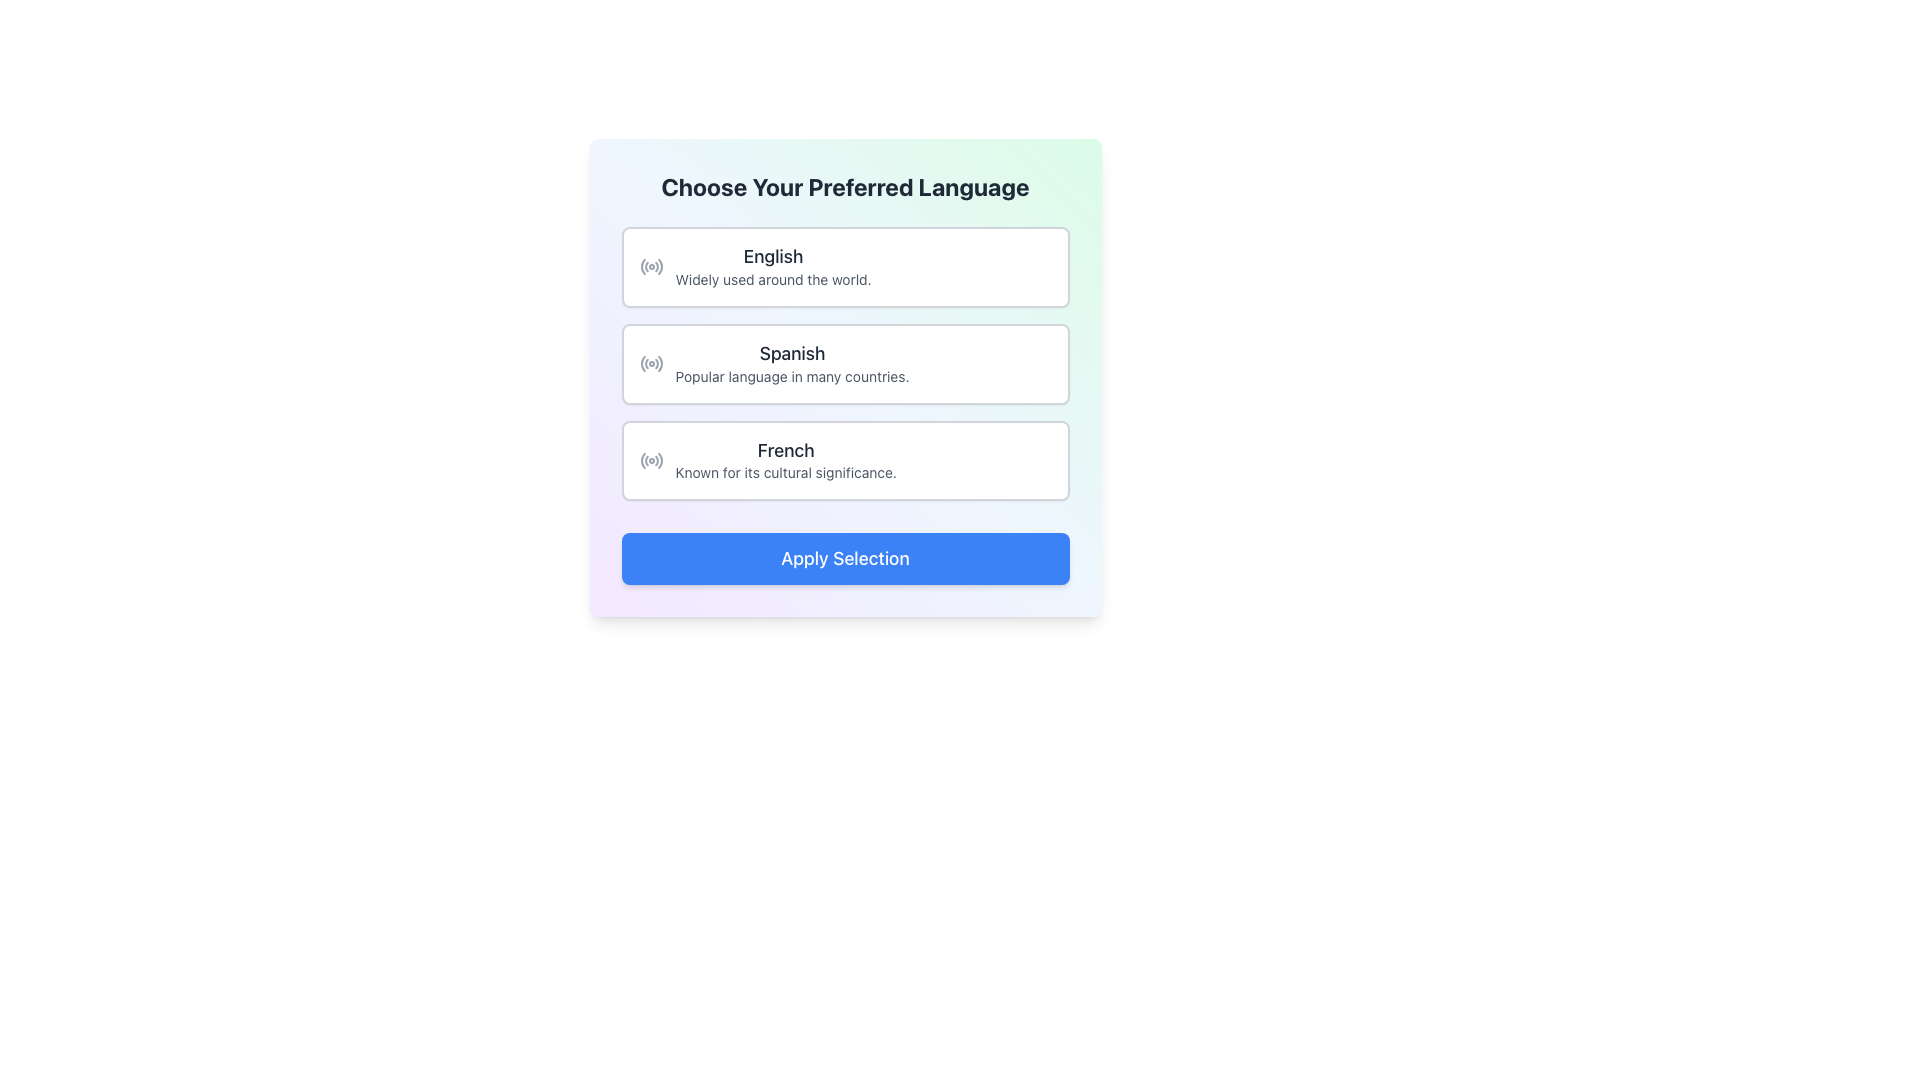  Describe the element at coordinates (651, 364) in the screenshot. I see `the gray radio signal icon located next to the text 'Spanish' in the language options list` at that location.